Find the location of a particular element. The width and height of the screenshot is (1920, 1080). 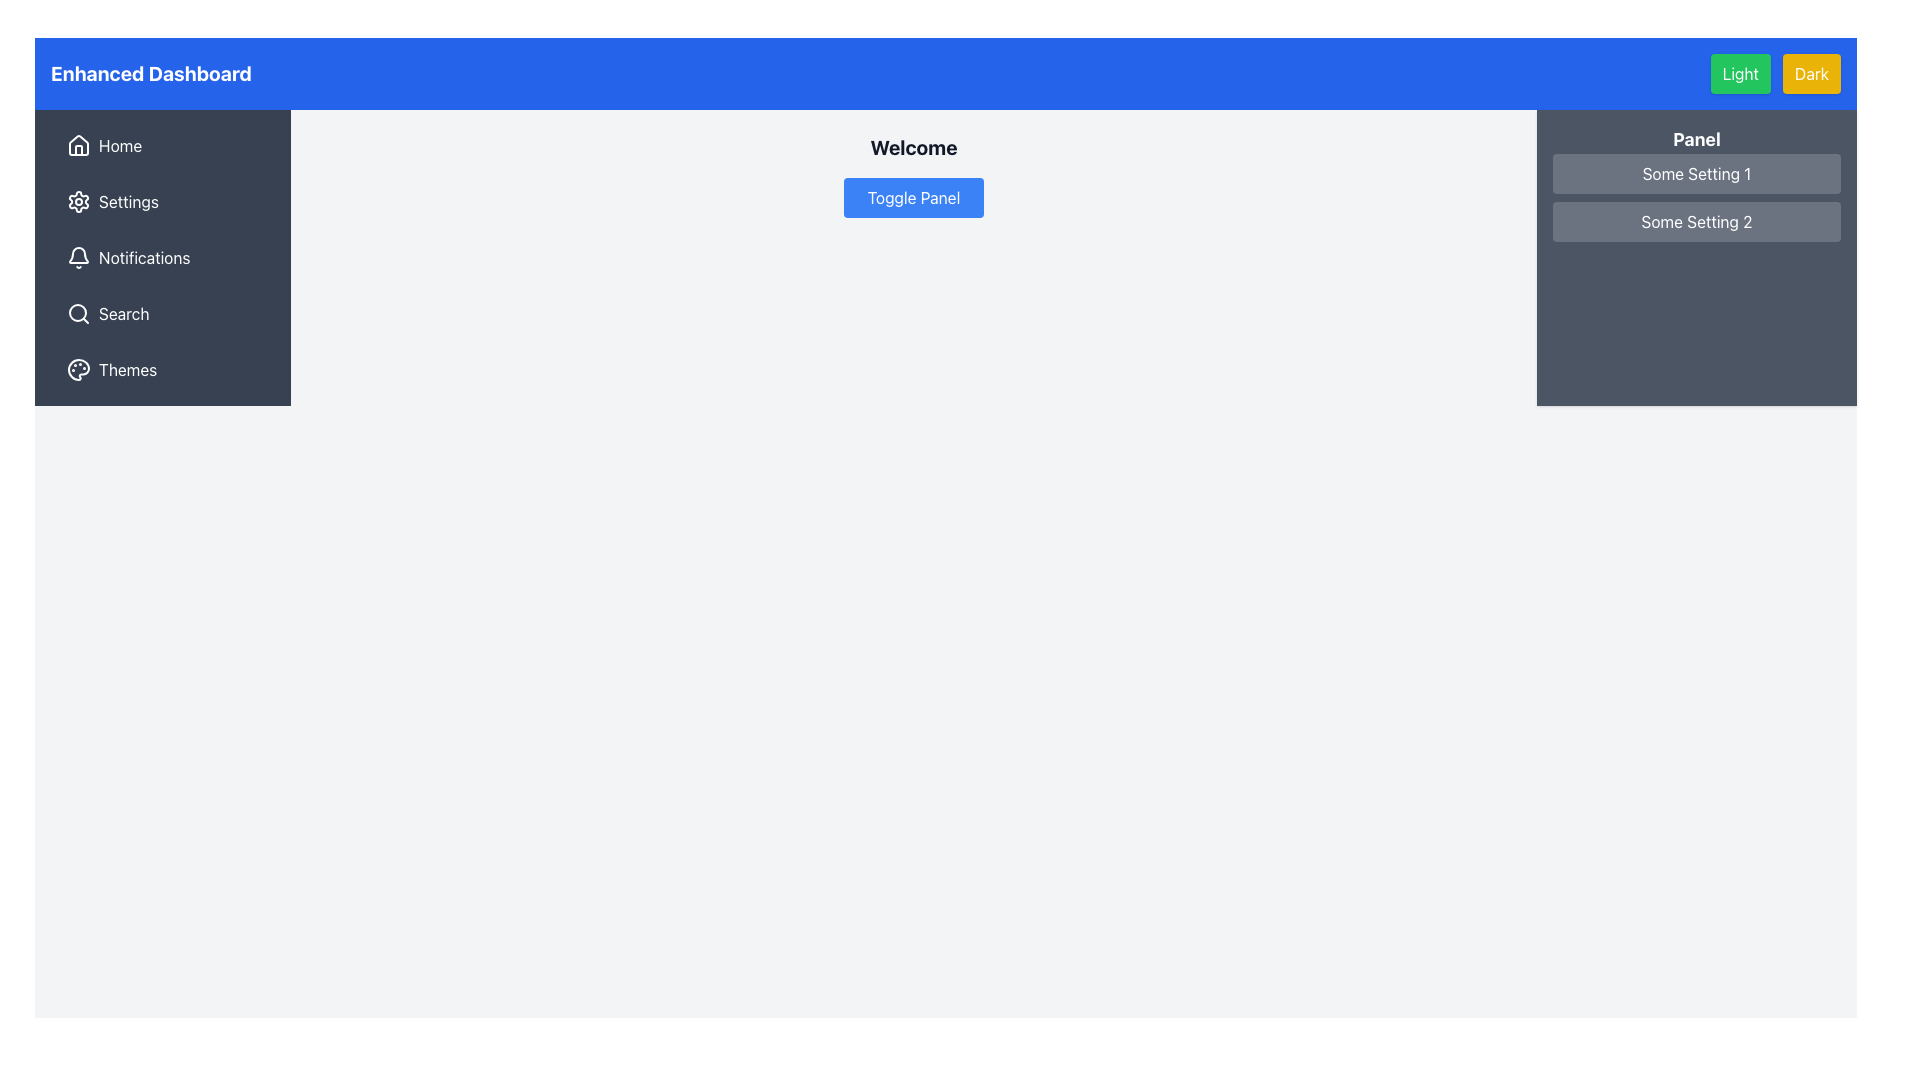

the 'Themes' text label in the sidebar is located at coordinates (127, 370).